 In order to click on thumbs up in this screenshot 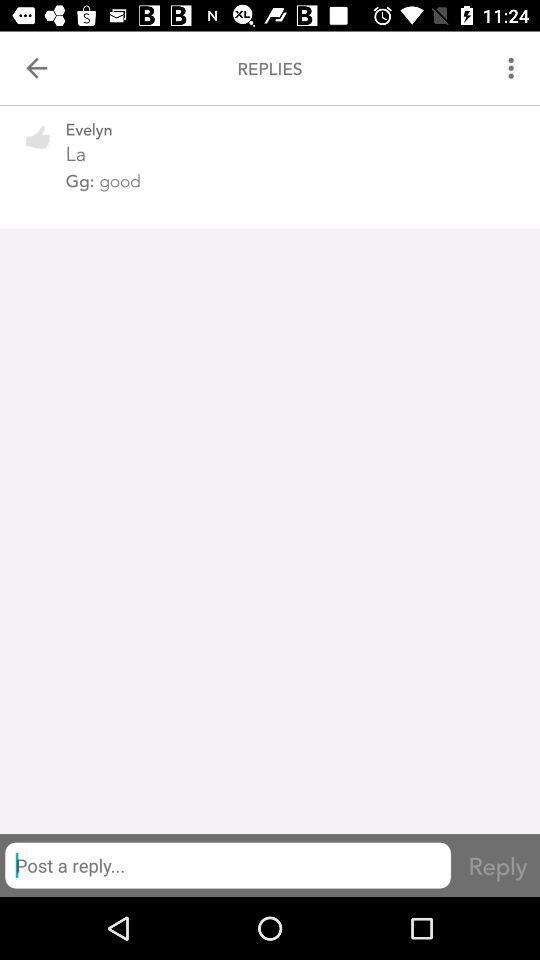, I will do `click(38, 148)`.